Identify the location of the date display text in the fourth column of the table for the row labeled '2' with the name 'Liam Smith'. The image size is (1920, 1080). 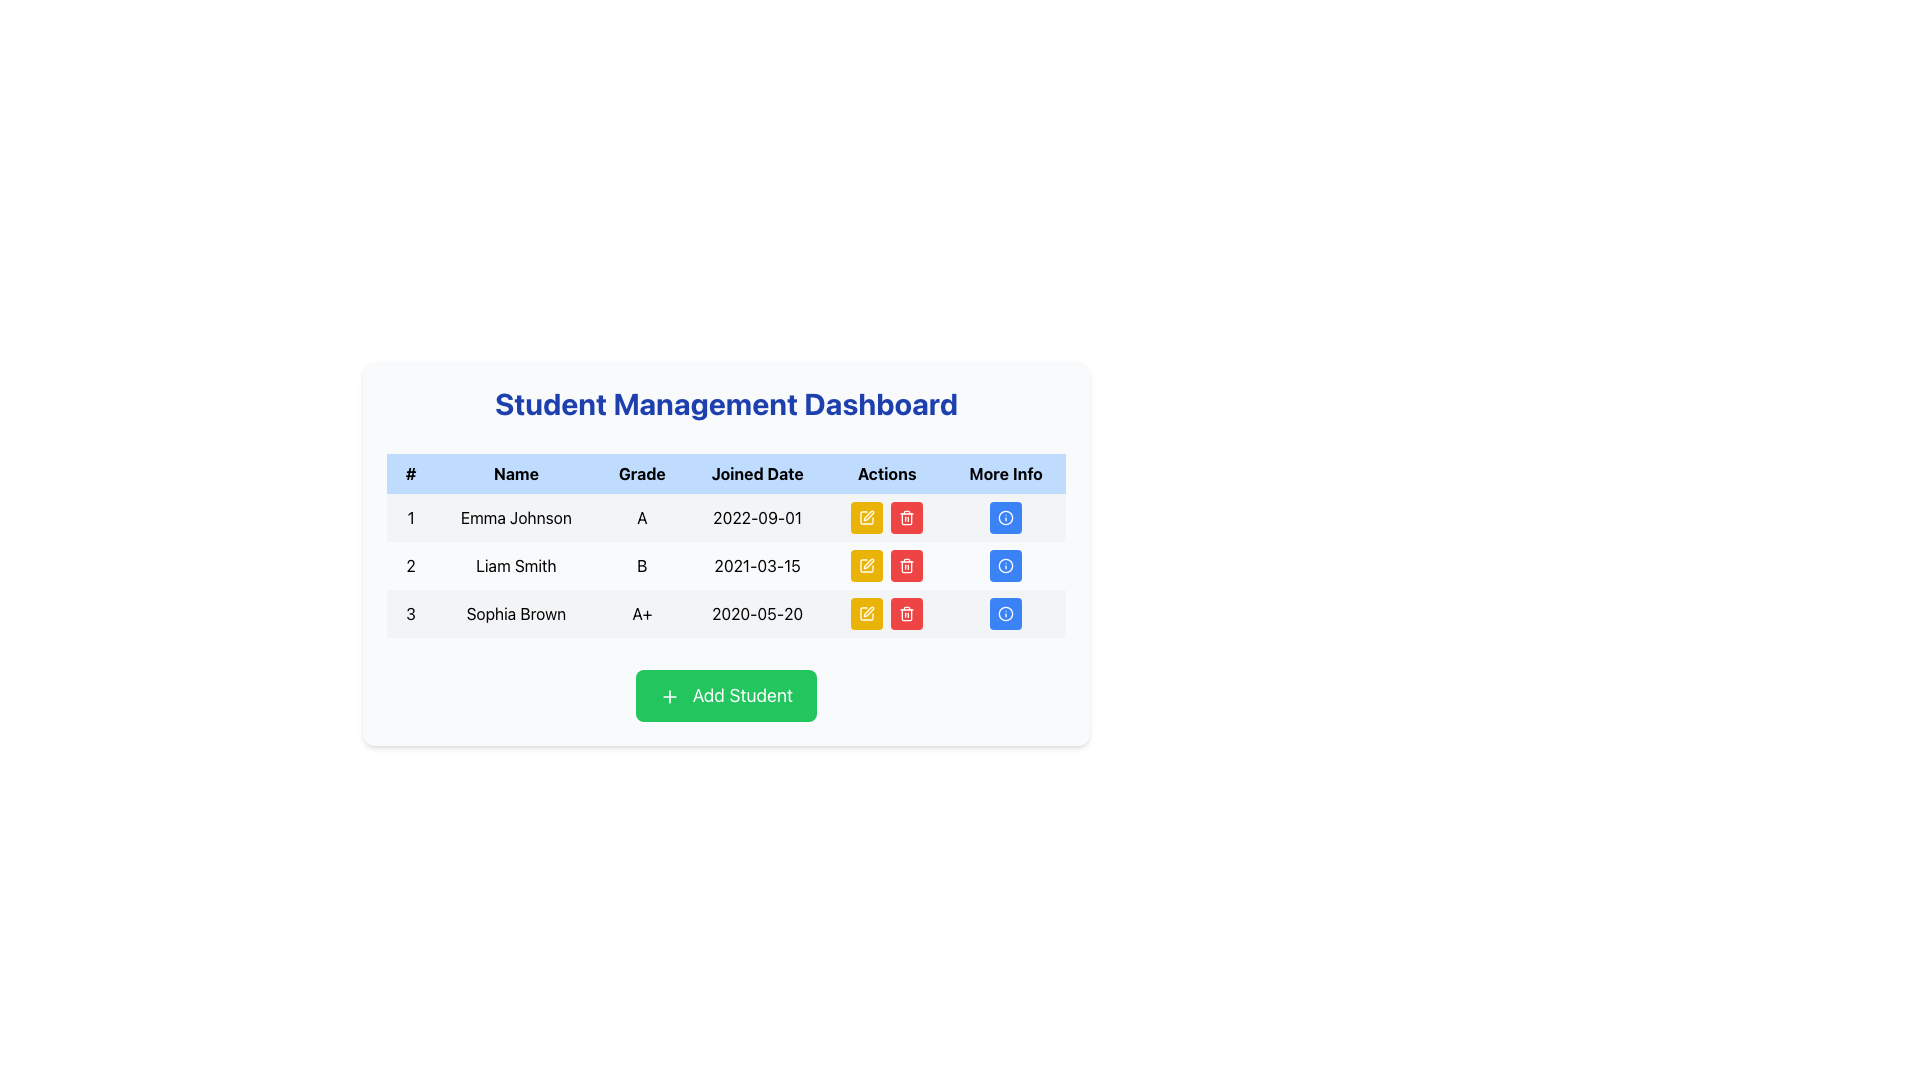
(756, 566).